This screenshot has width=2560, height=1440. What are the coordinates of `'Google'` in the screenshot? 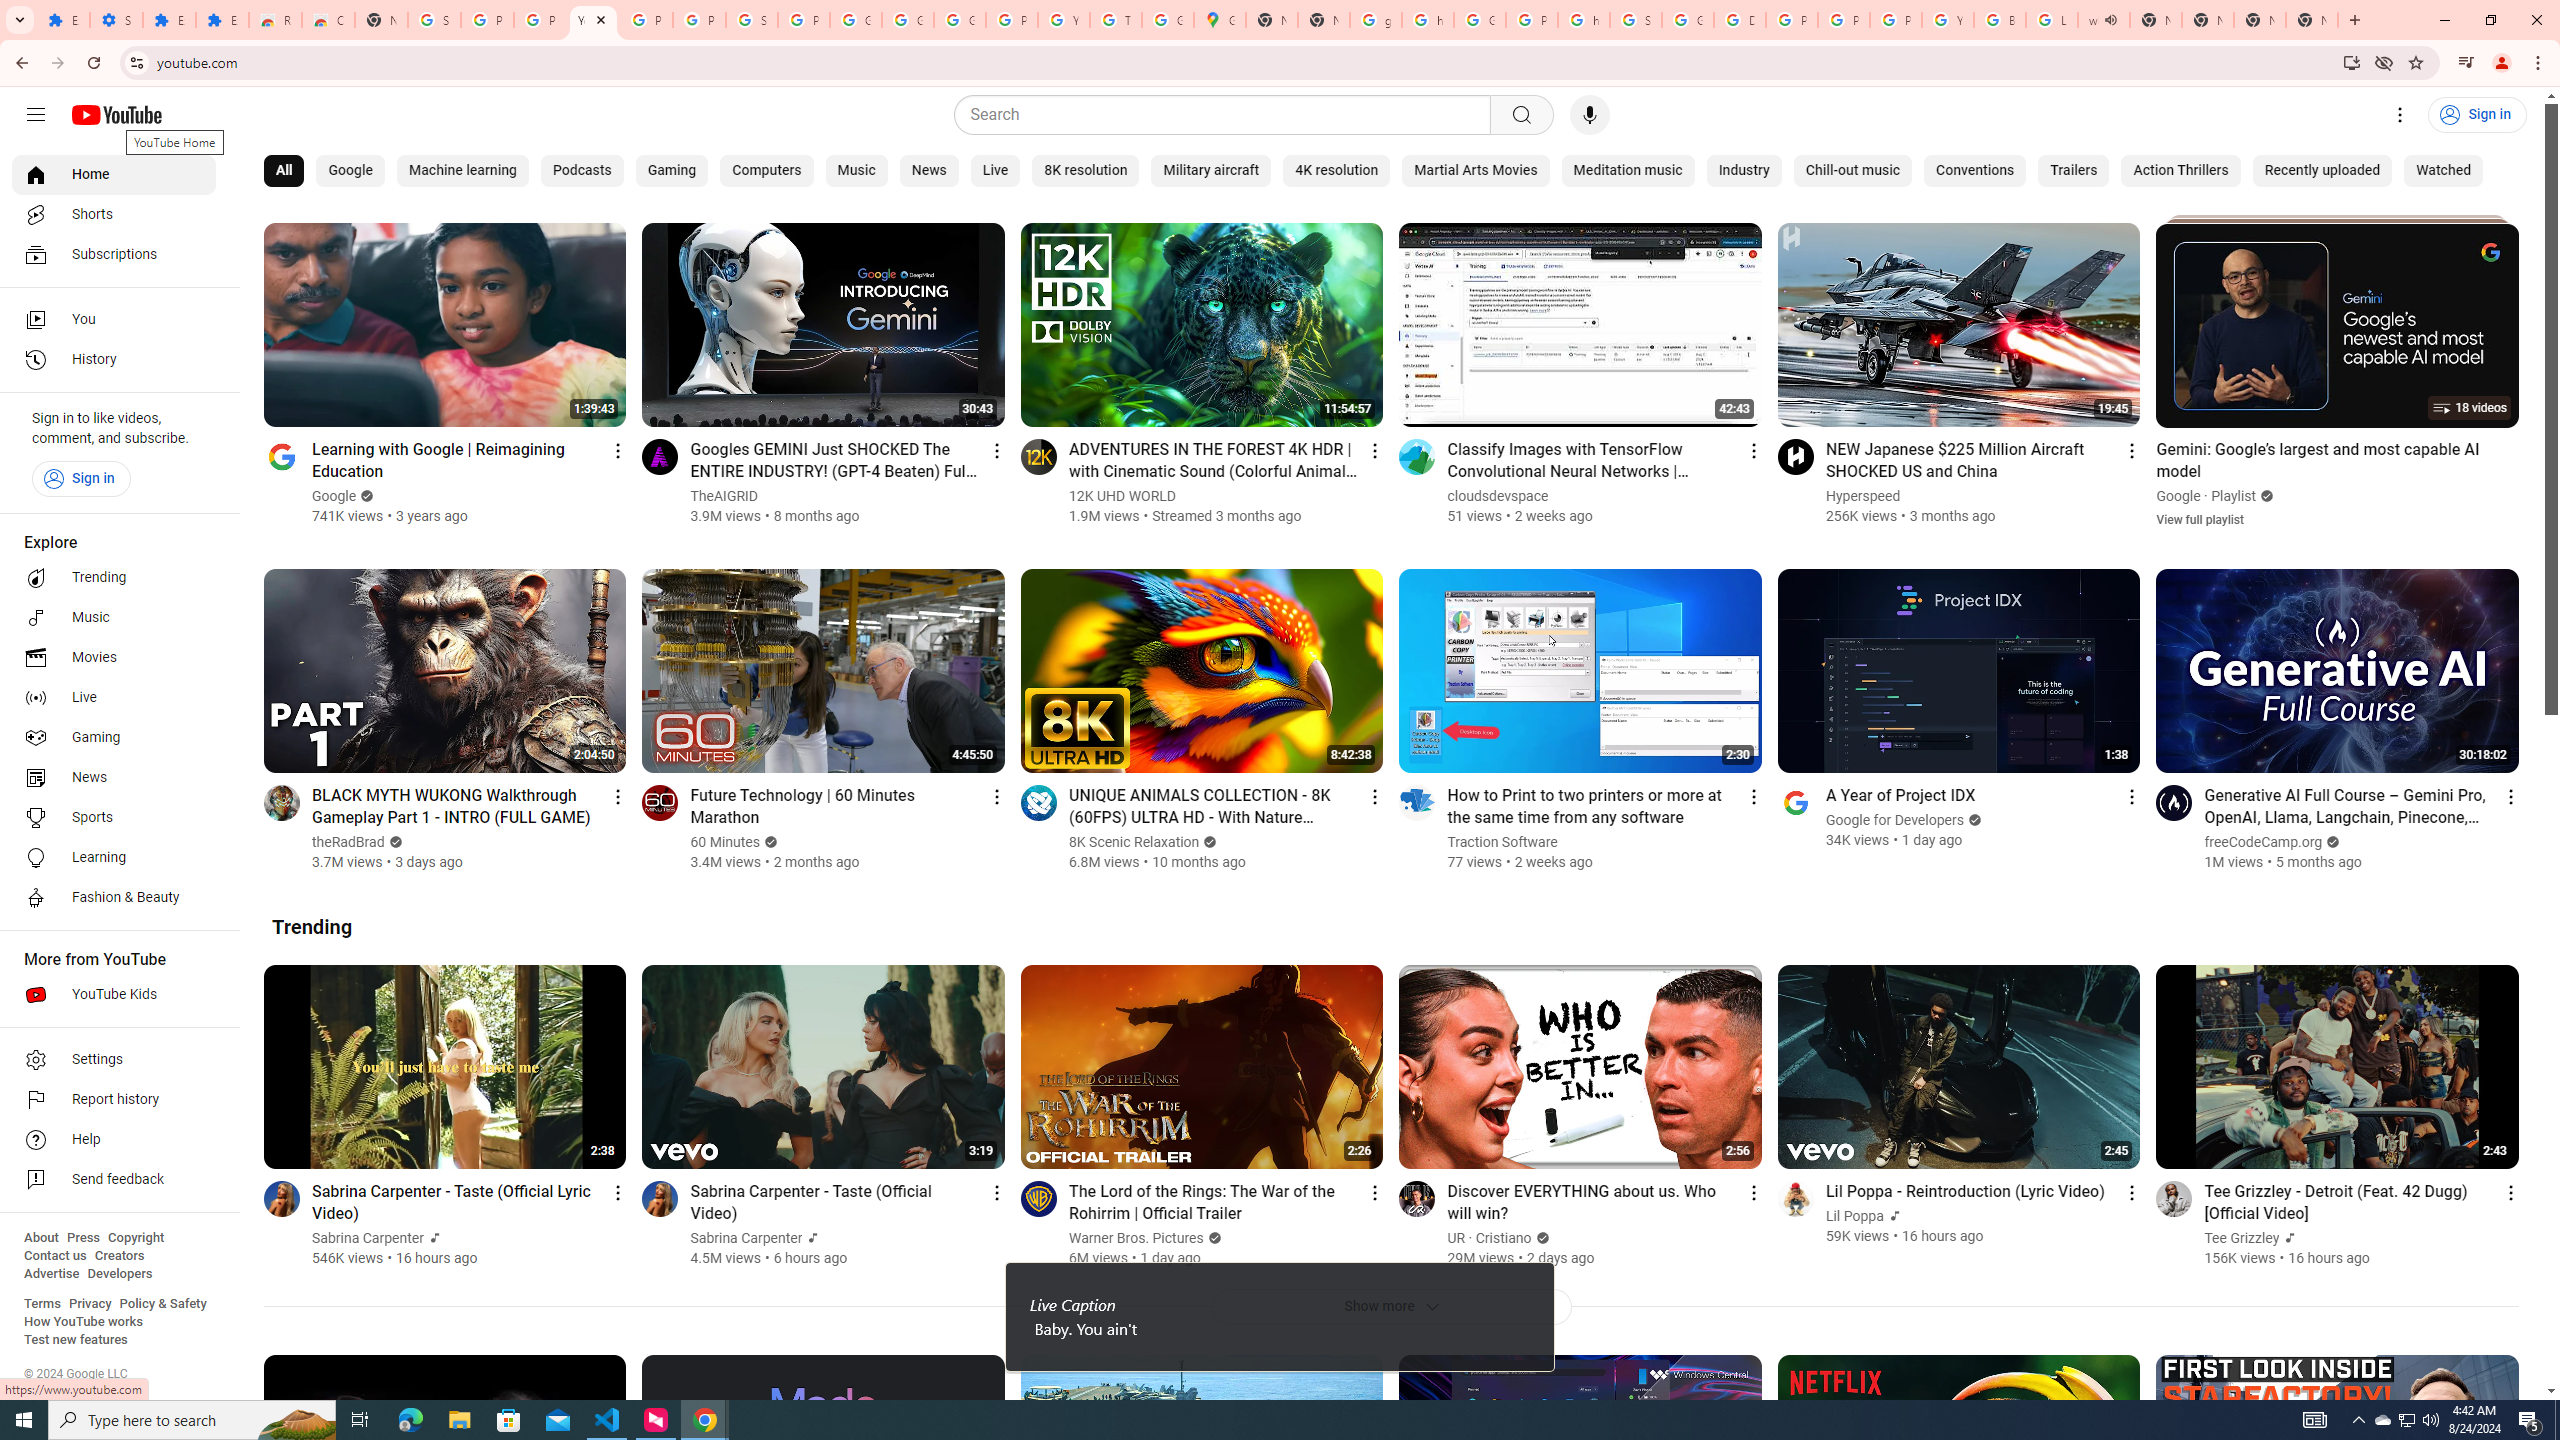 It's located at (348, 171).